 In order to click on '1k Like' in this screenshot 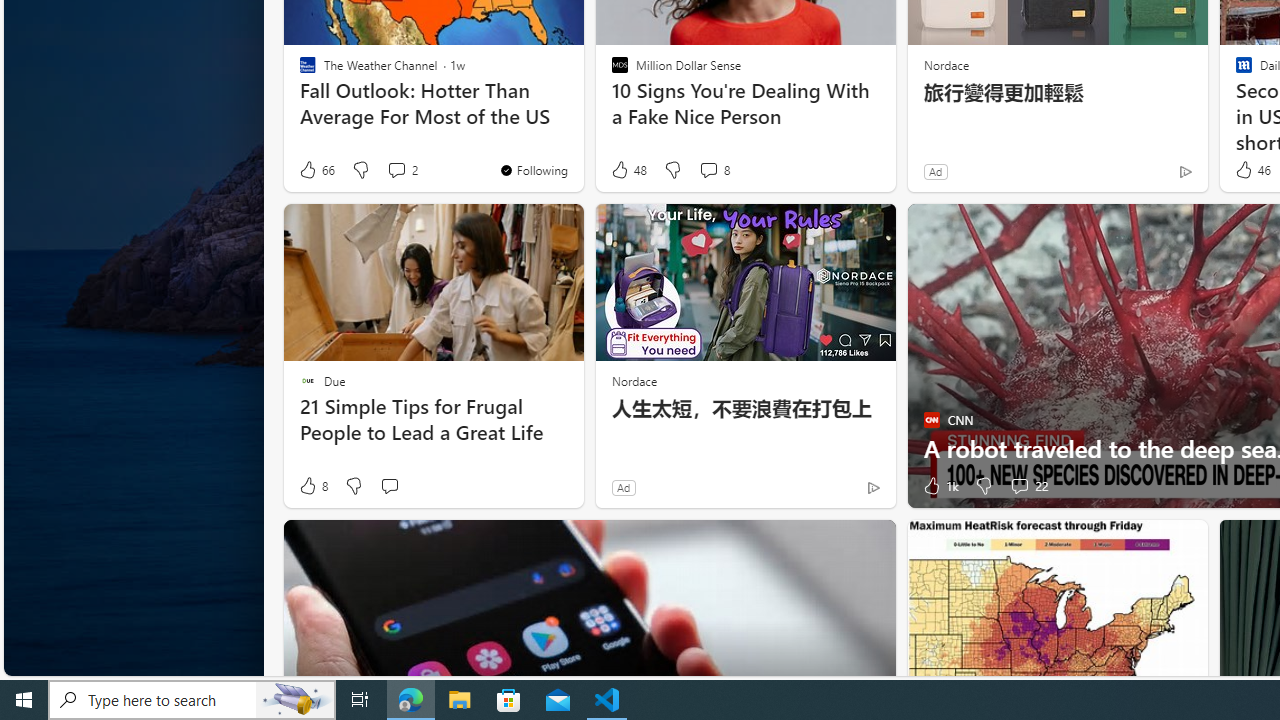, I will do `click(938, 486)`.